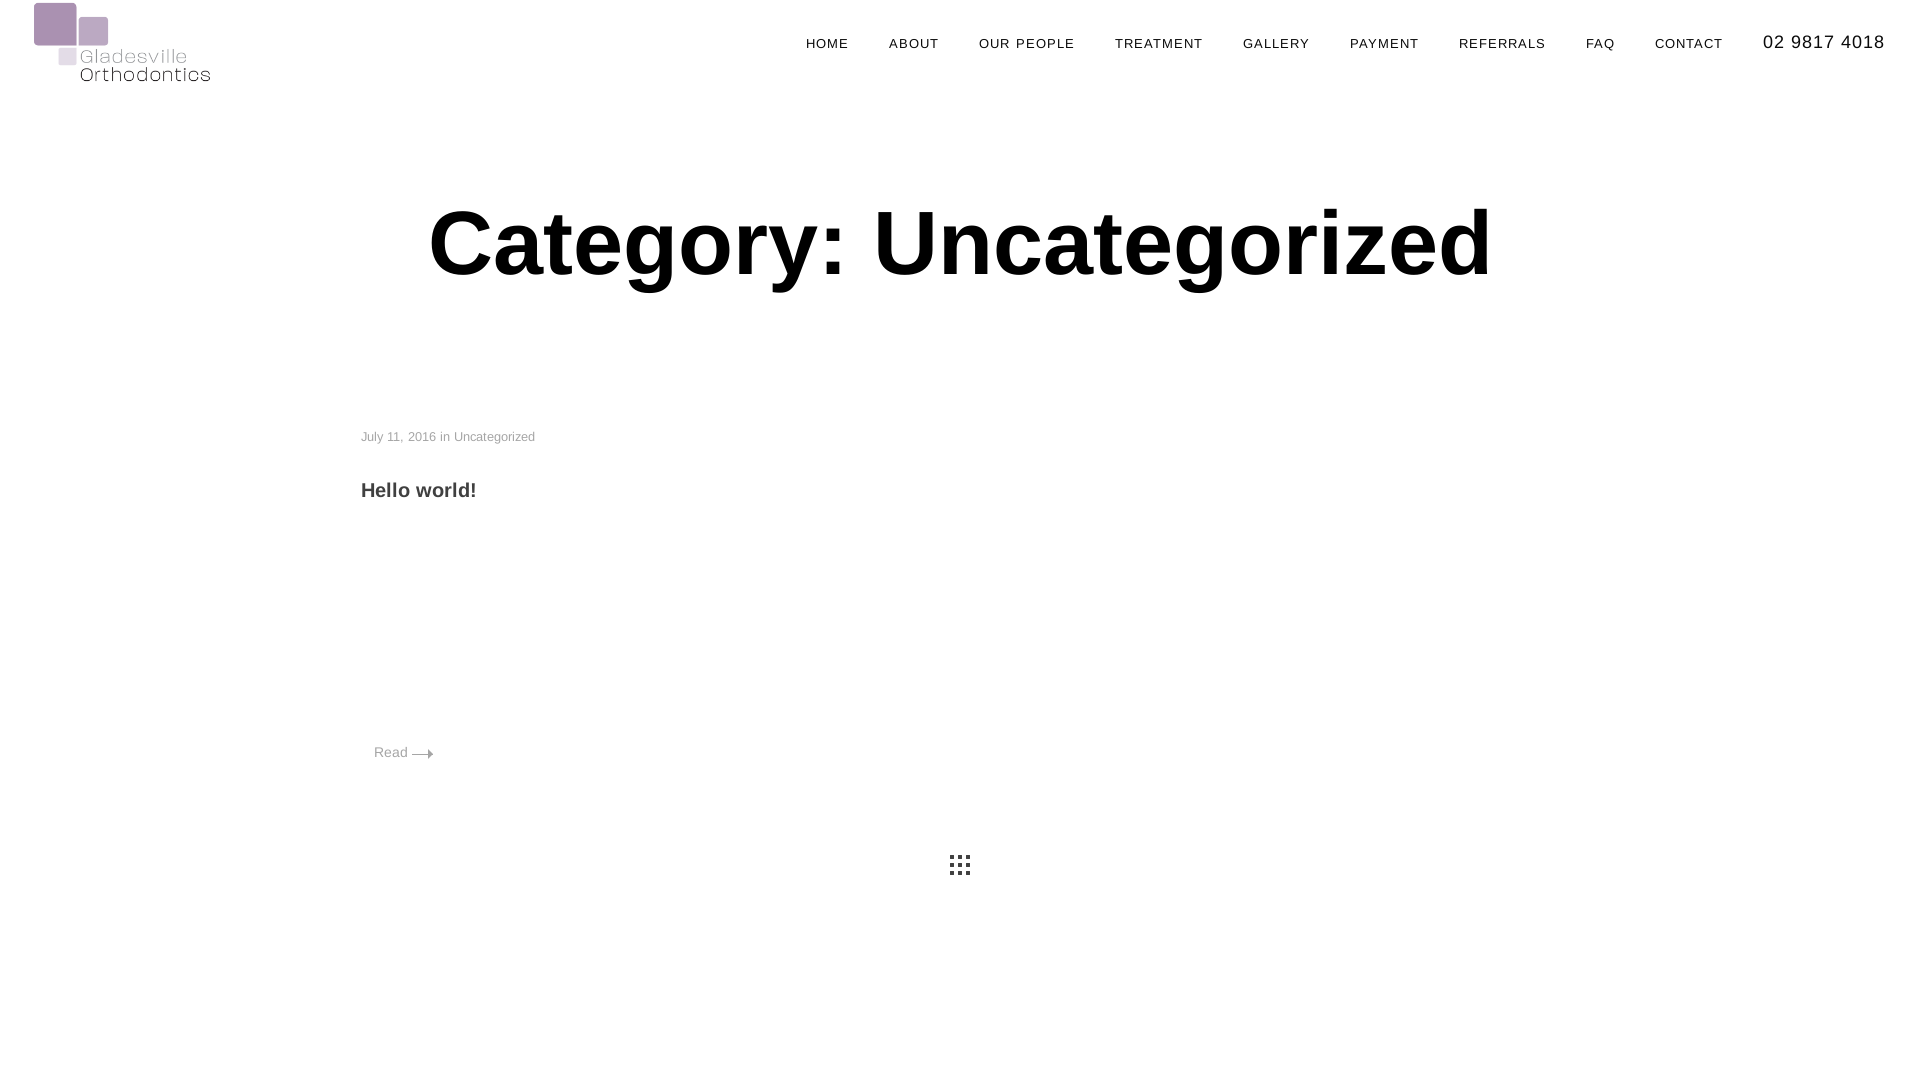 The width and height of the screenshot is (1920, 1080). I want to click on 'gallery', so click(1275, 42).